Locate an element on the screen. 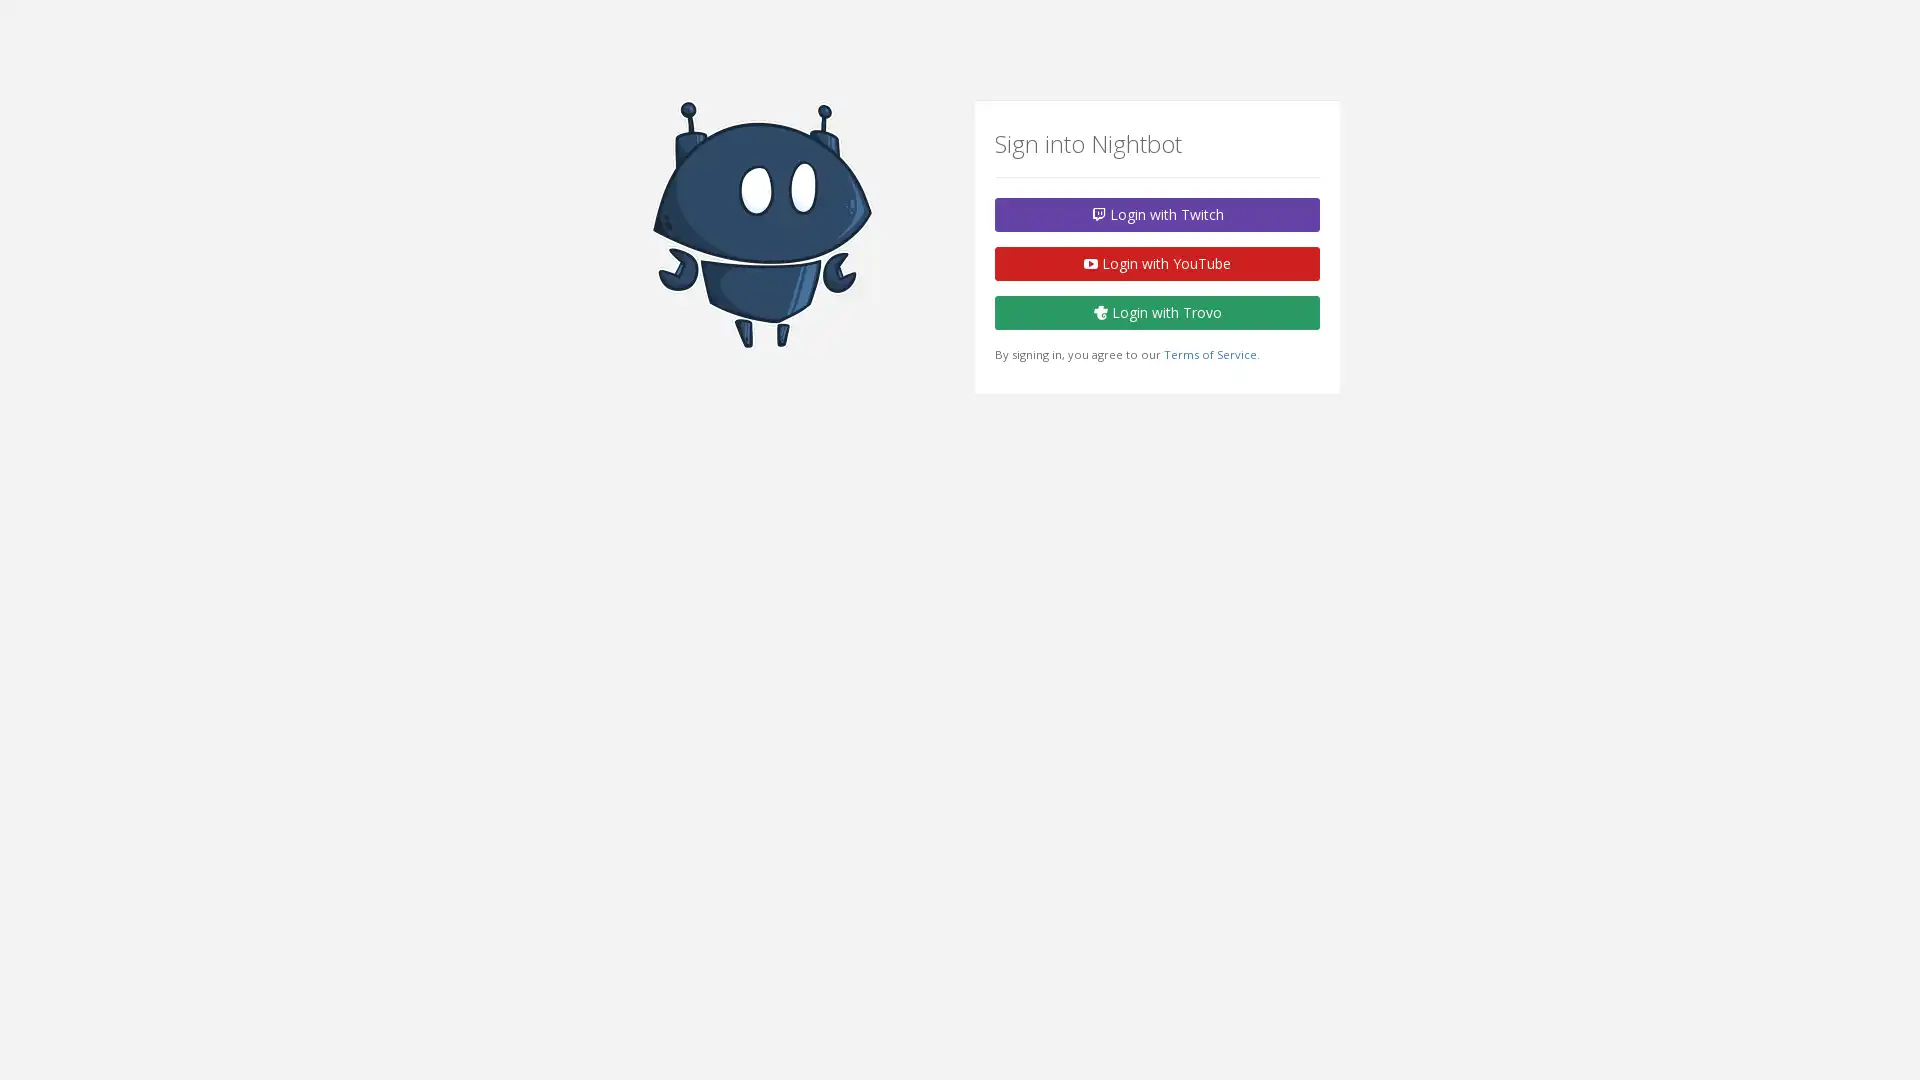  Login with YouTube is located at coordinates (1157, 262).